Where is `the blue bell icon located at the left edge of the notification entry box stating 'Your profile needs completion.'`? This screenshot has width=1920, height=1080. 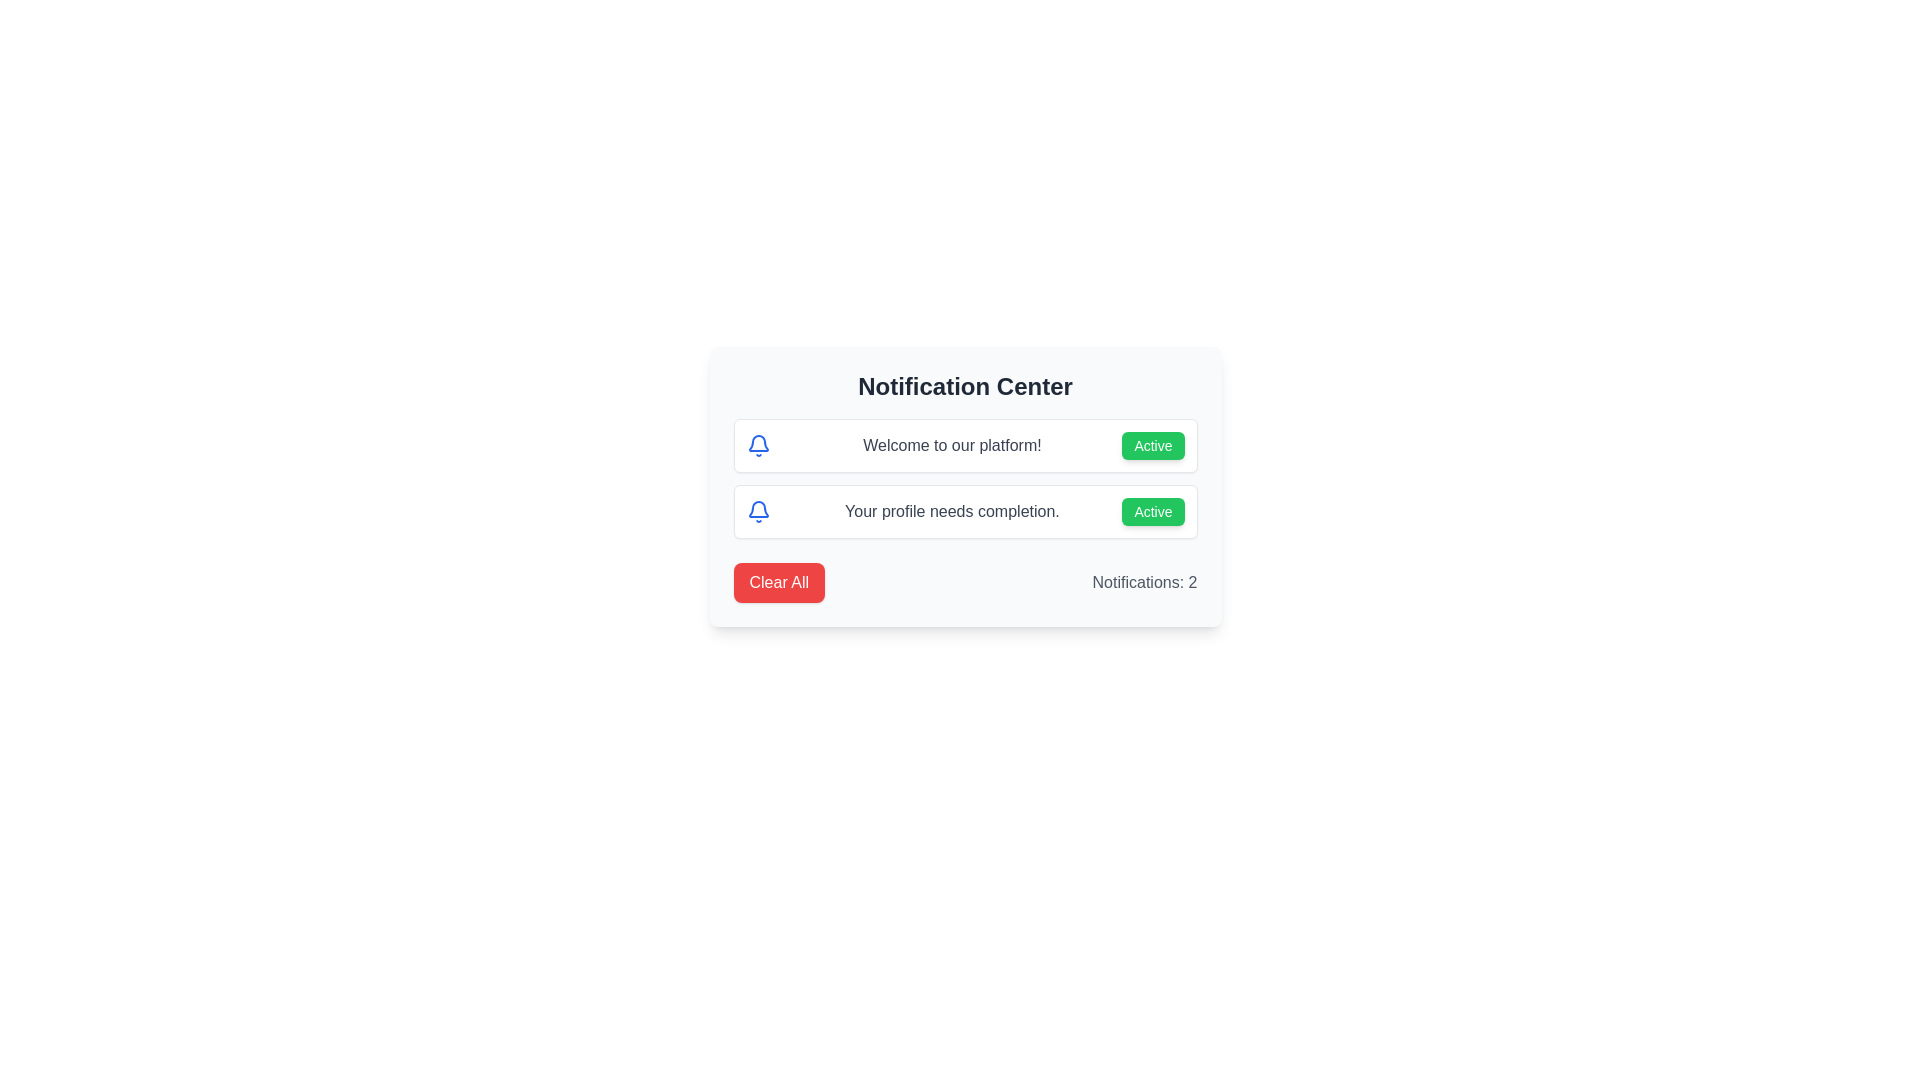
the blue bell icon located at the left edge of the notification entry box stating 'Your profile needs completion.' is located at coordinates (757, 511).